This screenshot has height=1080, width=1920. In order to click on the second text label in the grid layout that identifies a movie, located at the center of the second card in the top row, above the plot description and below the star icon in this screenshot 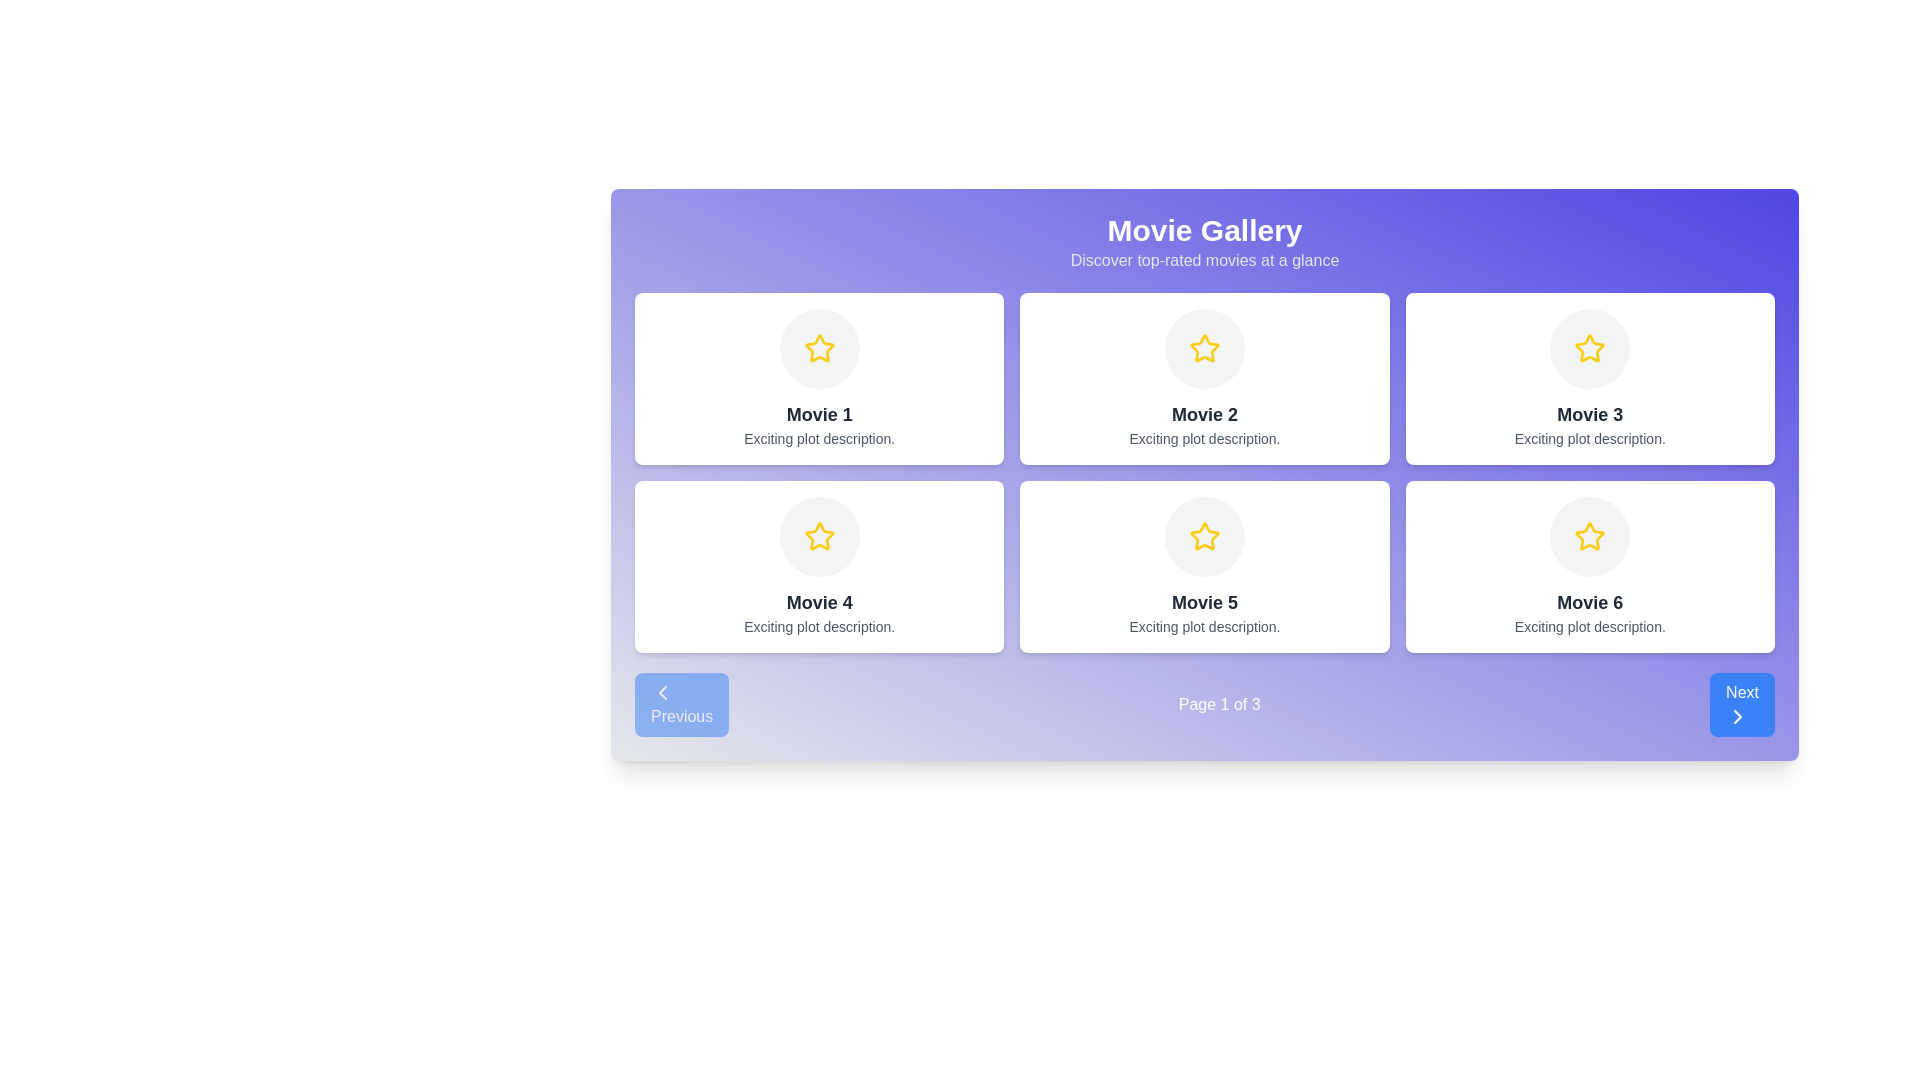, I will do `click(1203, 414)`.